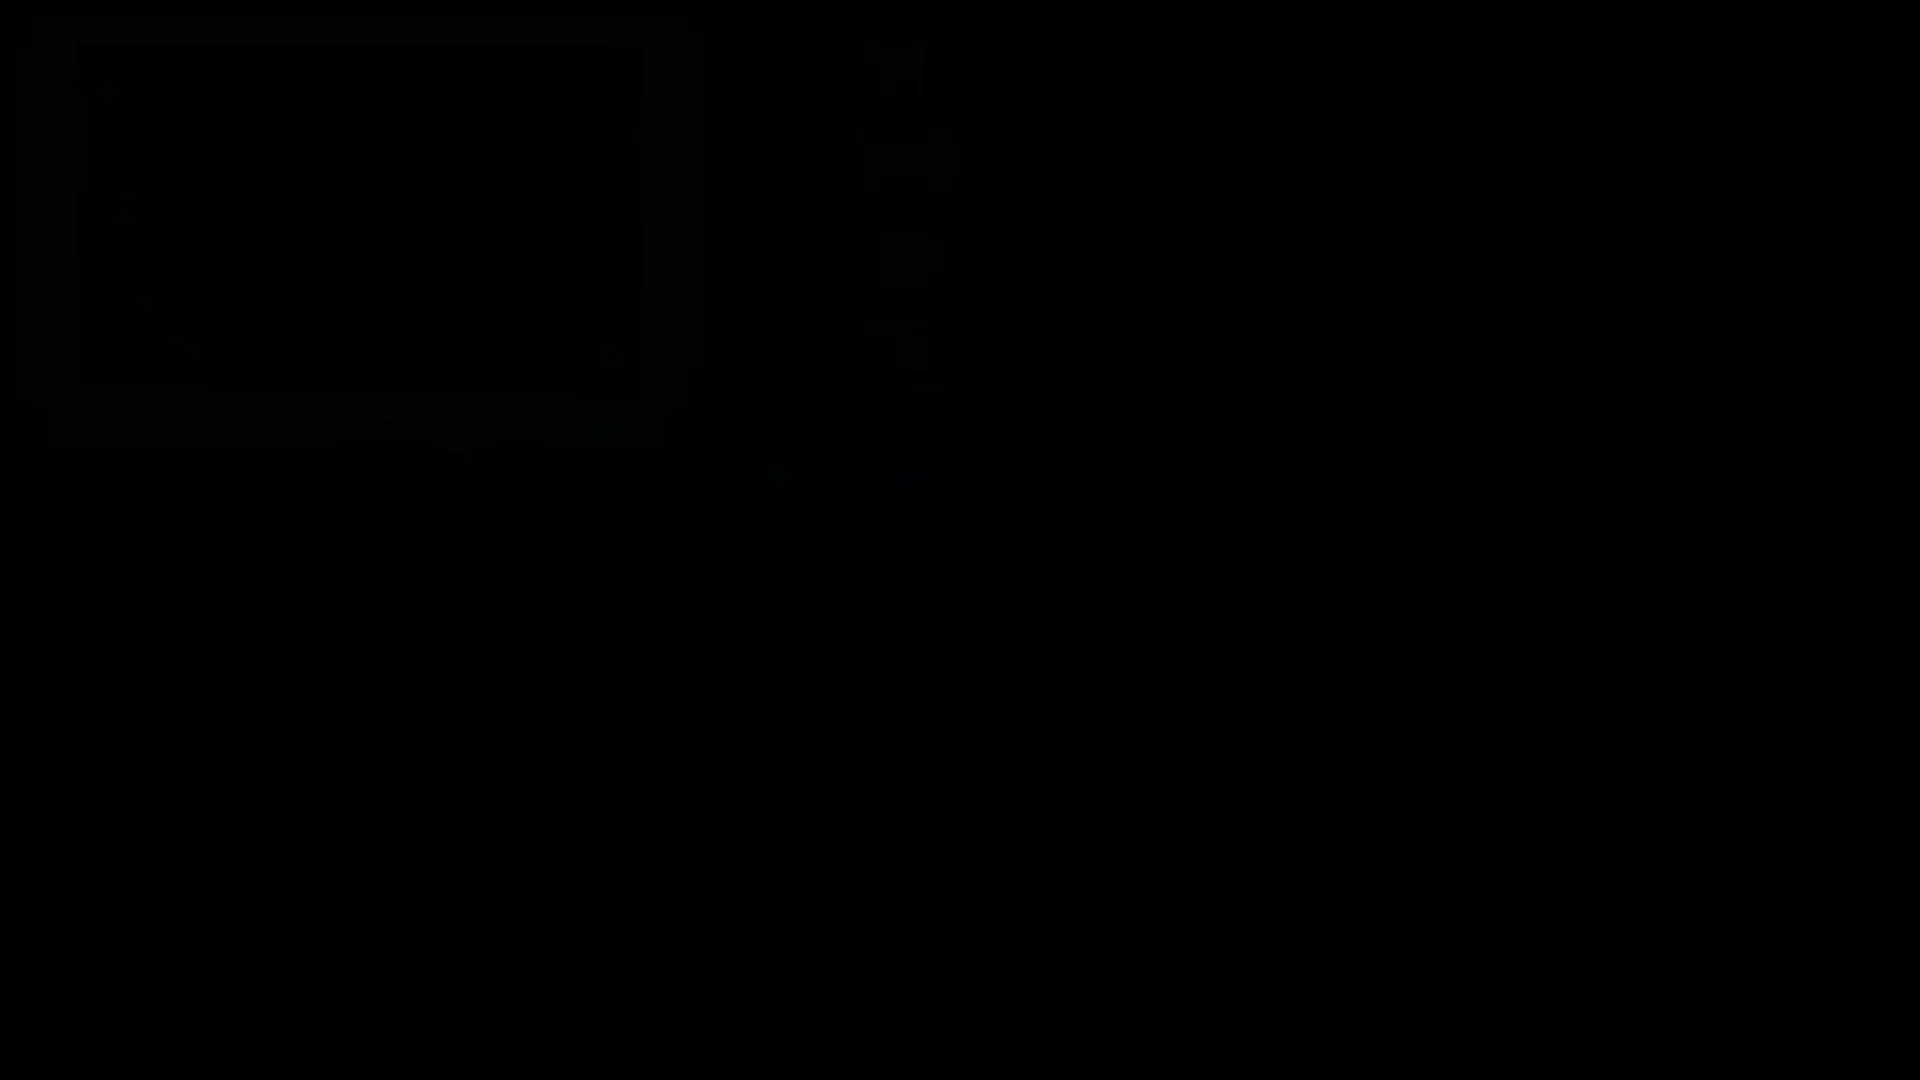 This screenshot has height=1080, width=1920. Describe the element at coordinates (772, 384) in the screenshot. I see `VOL +` at that location.